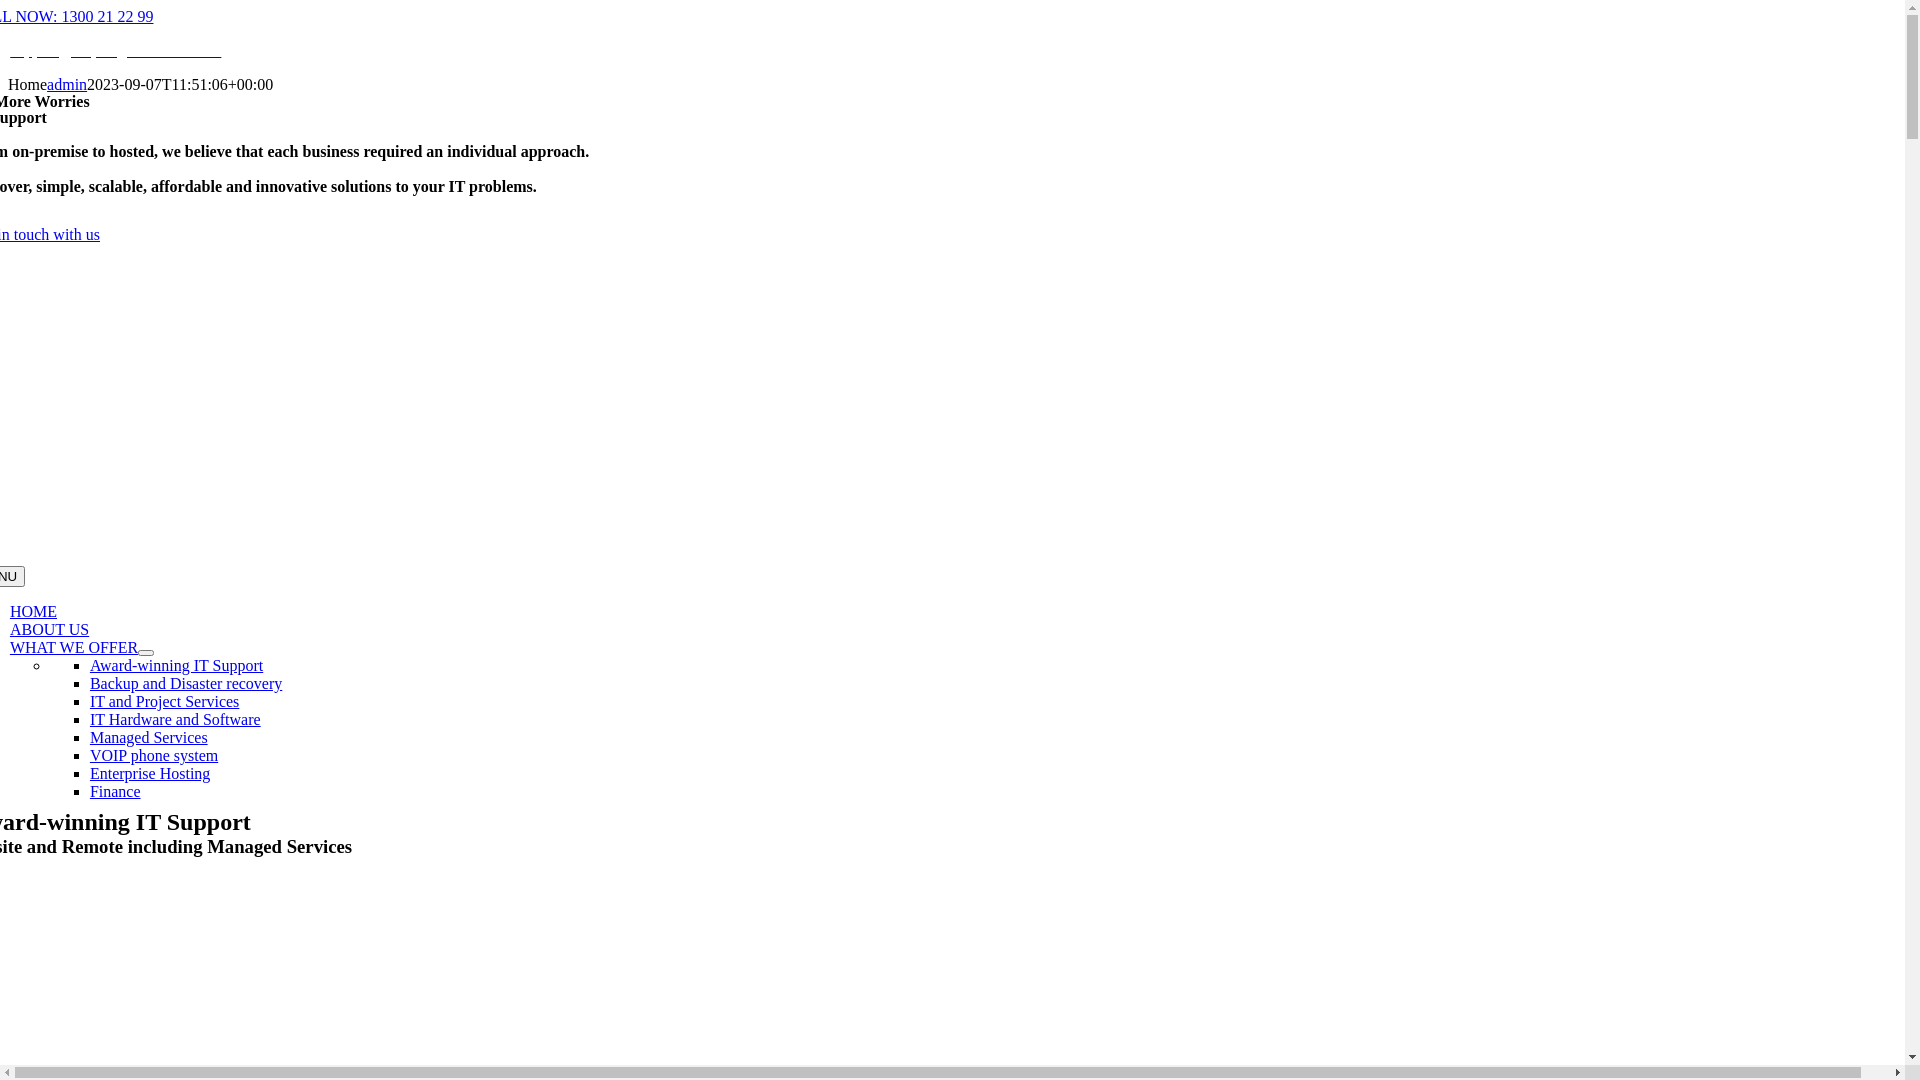  Describe the element at coordinates (147, 737) in the screenshot. I see `'Managed Services'` at that location.